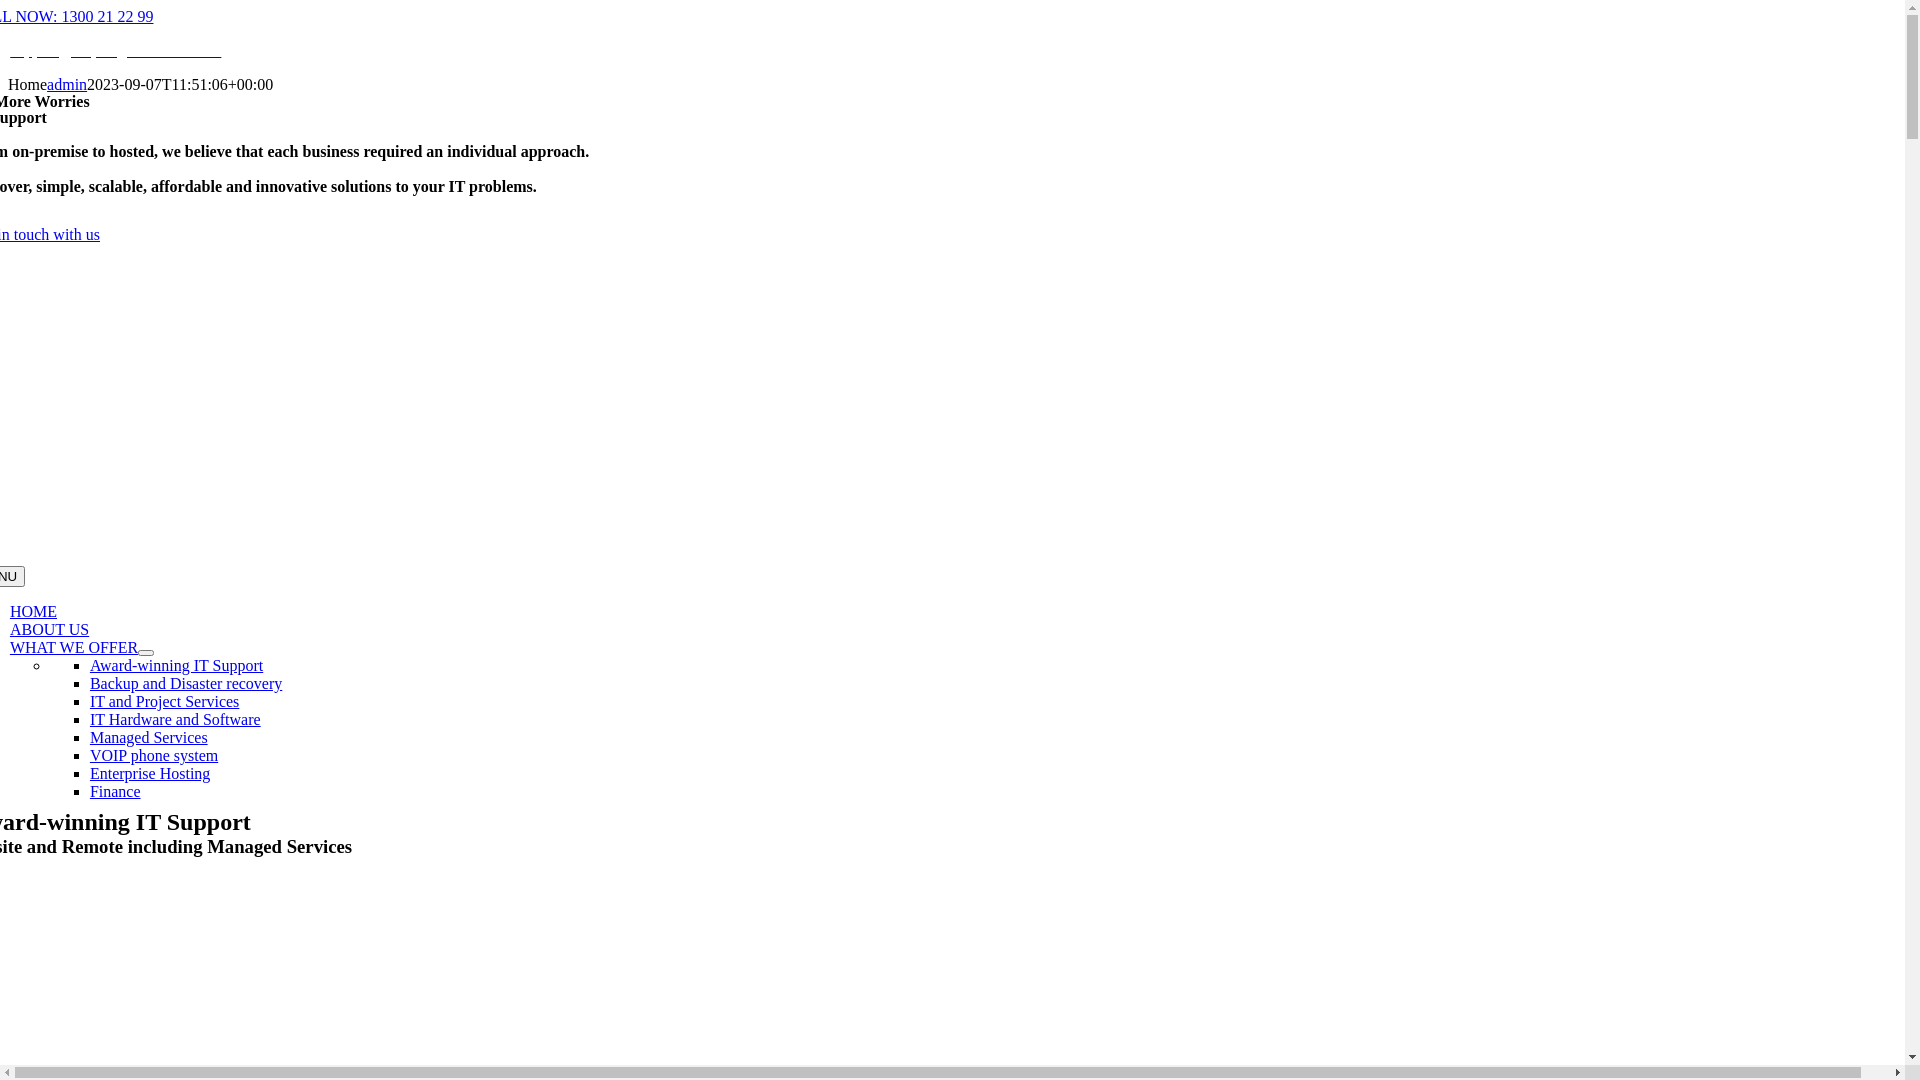  Describe the element at coordinates (147, 737) in the screenshot. I see `'Managed Services'` at that location.